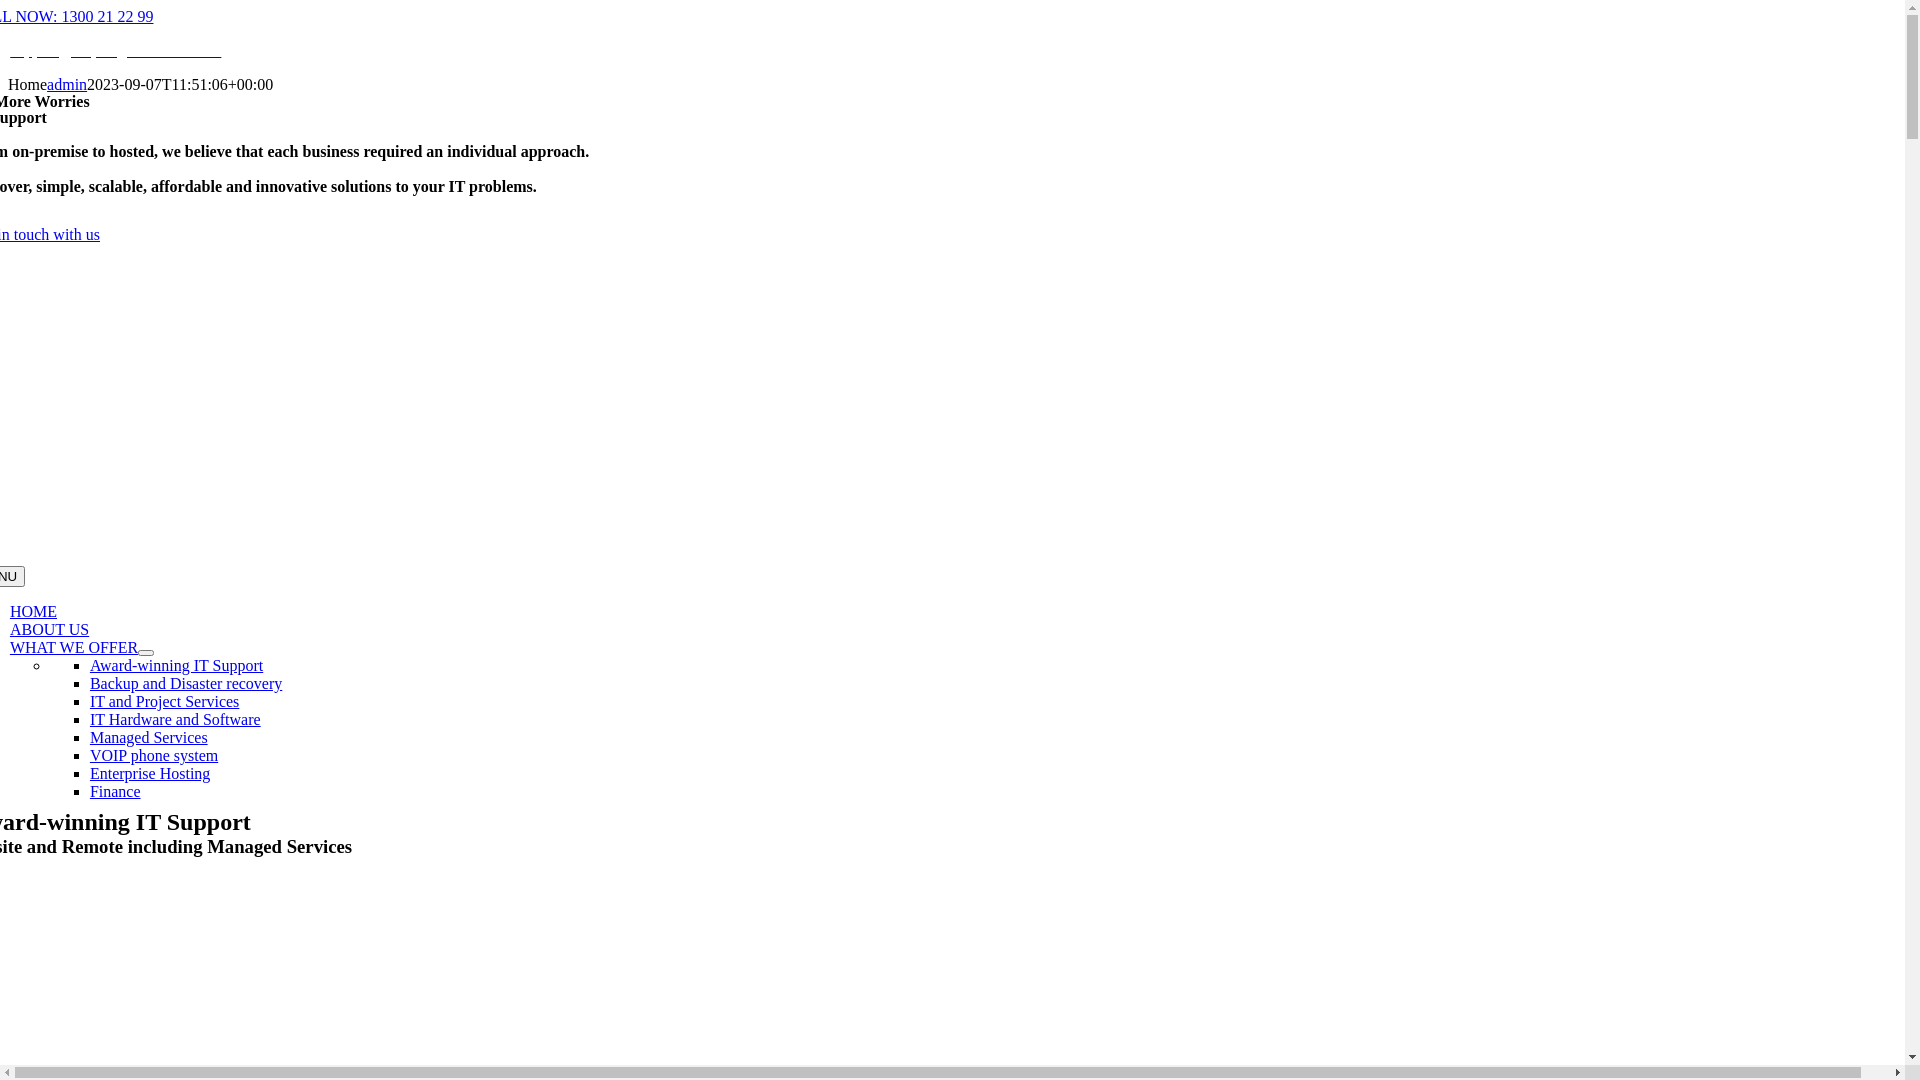  Describe the element at coordinates (147, 737) in the screenshot. I see `'Managed Services'` at that location.